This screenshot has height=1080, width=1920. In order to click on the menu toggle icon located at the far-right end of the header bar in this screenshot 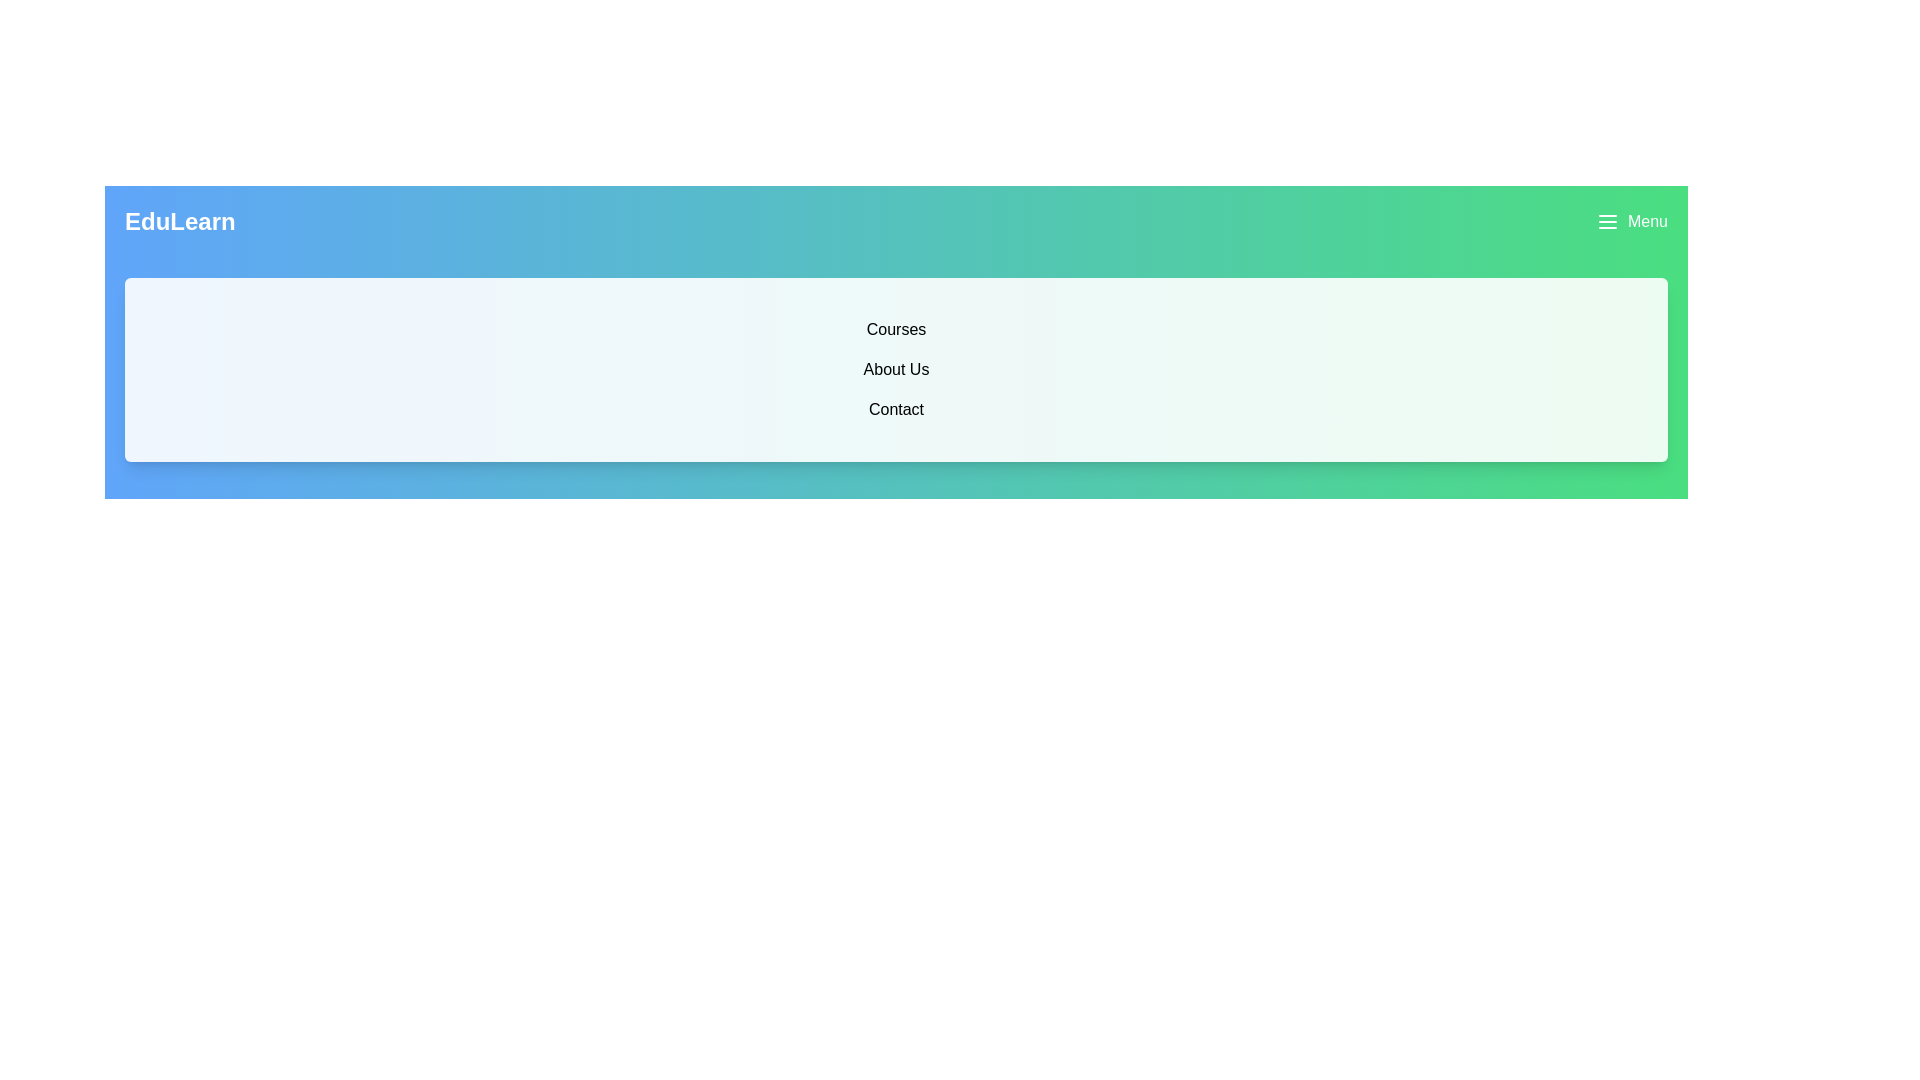, I will do `click(1608, 222)`.